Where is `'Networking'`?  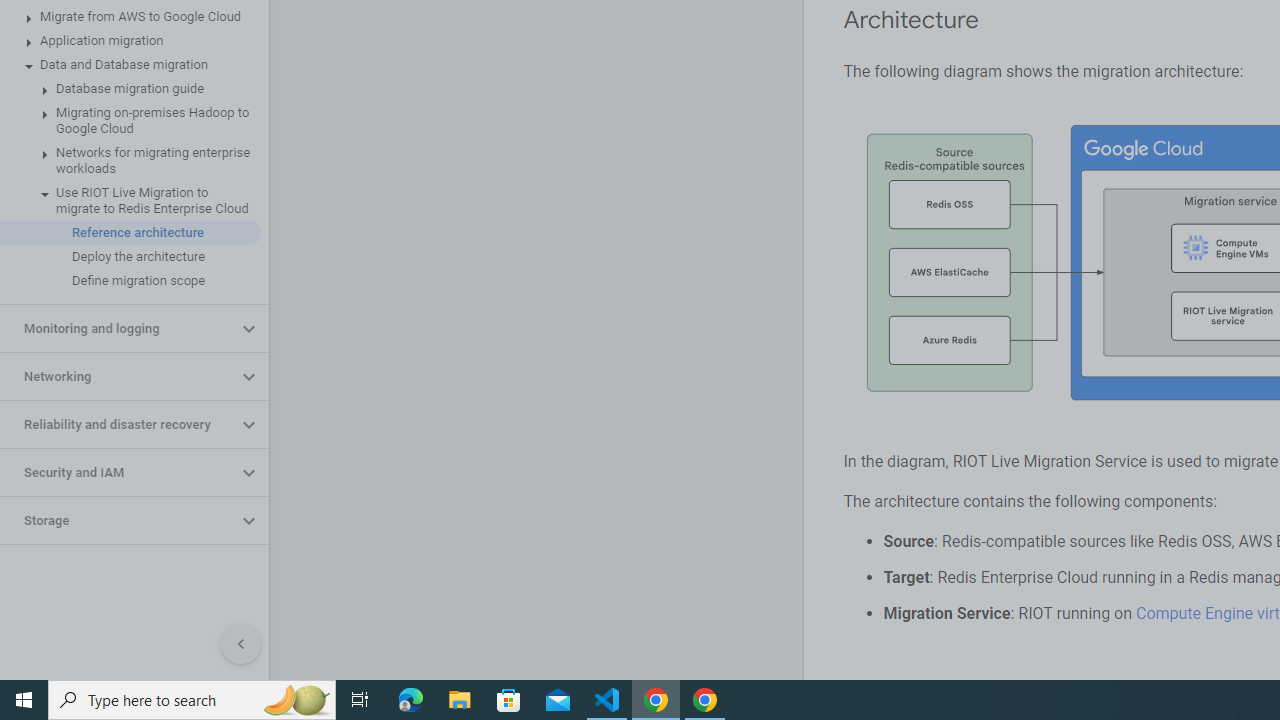
'Networking' is located at coordinates (117, 376).